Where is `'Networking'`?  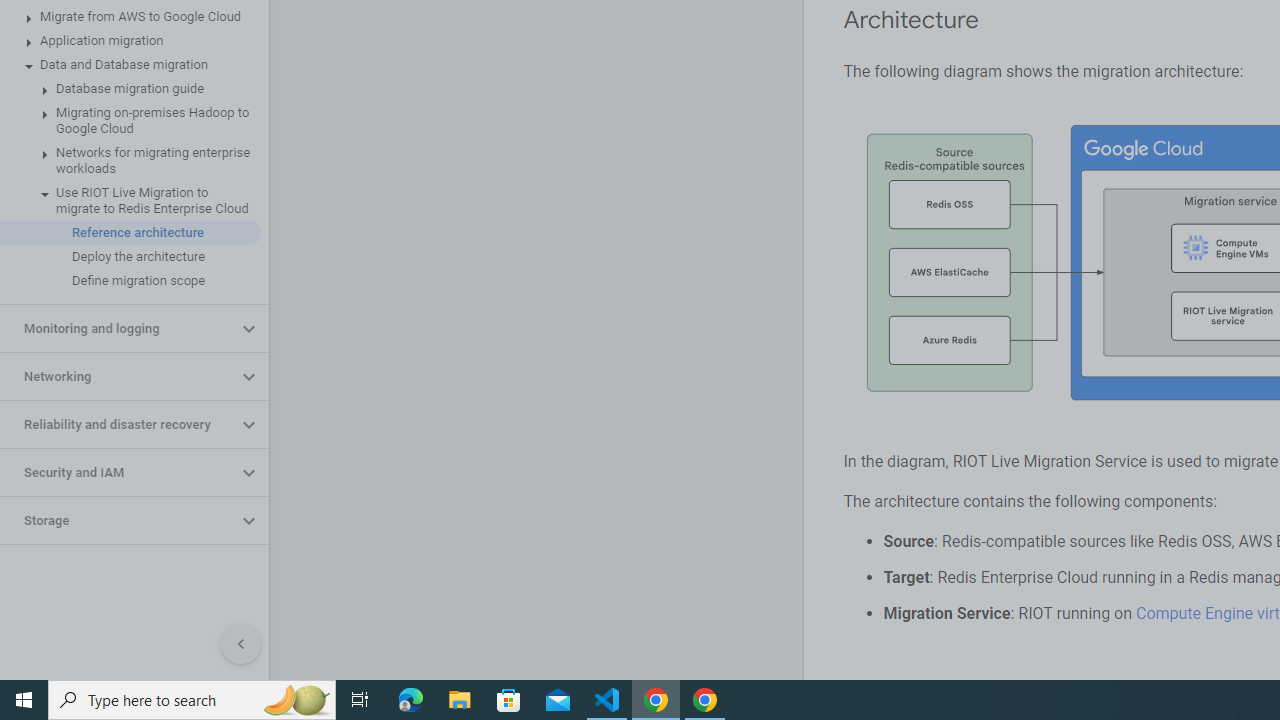
'Networking' is located at coordinates (117, 376).